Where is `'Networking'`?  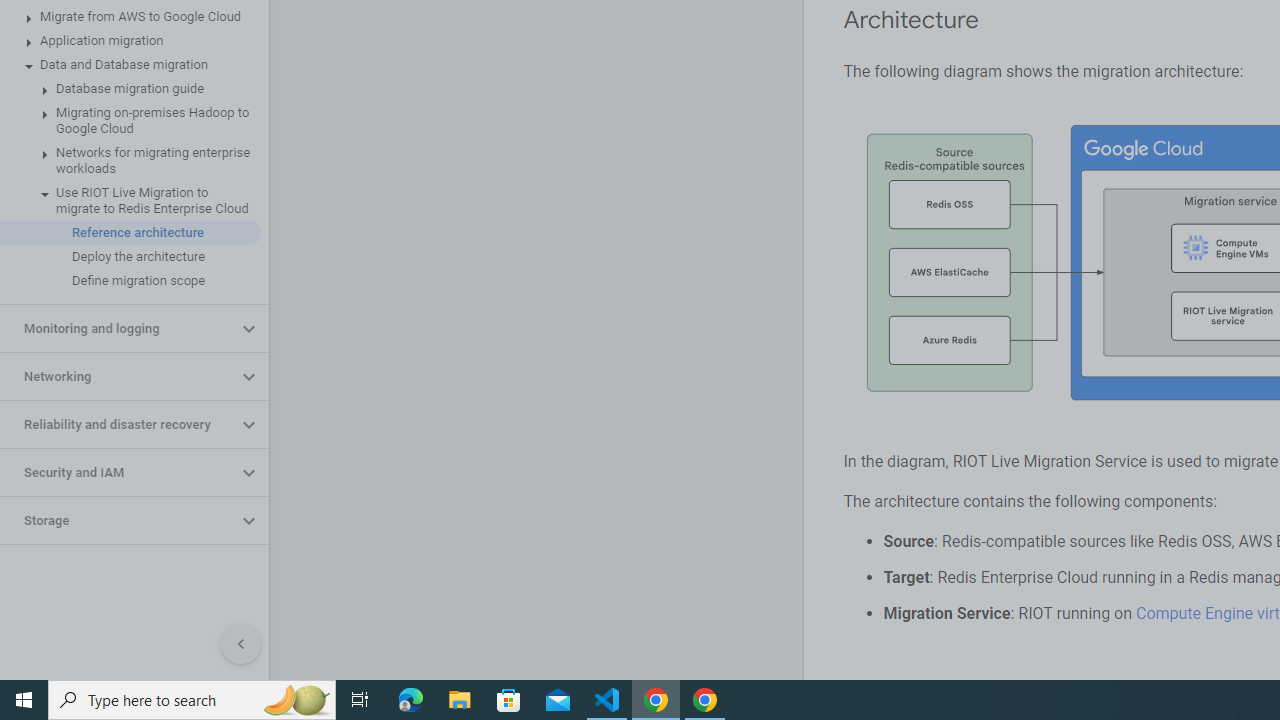
'Networking' is located at coordinates (117, 376).